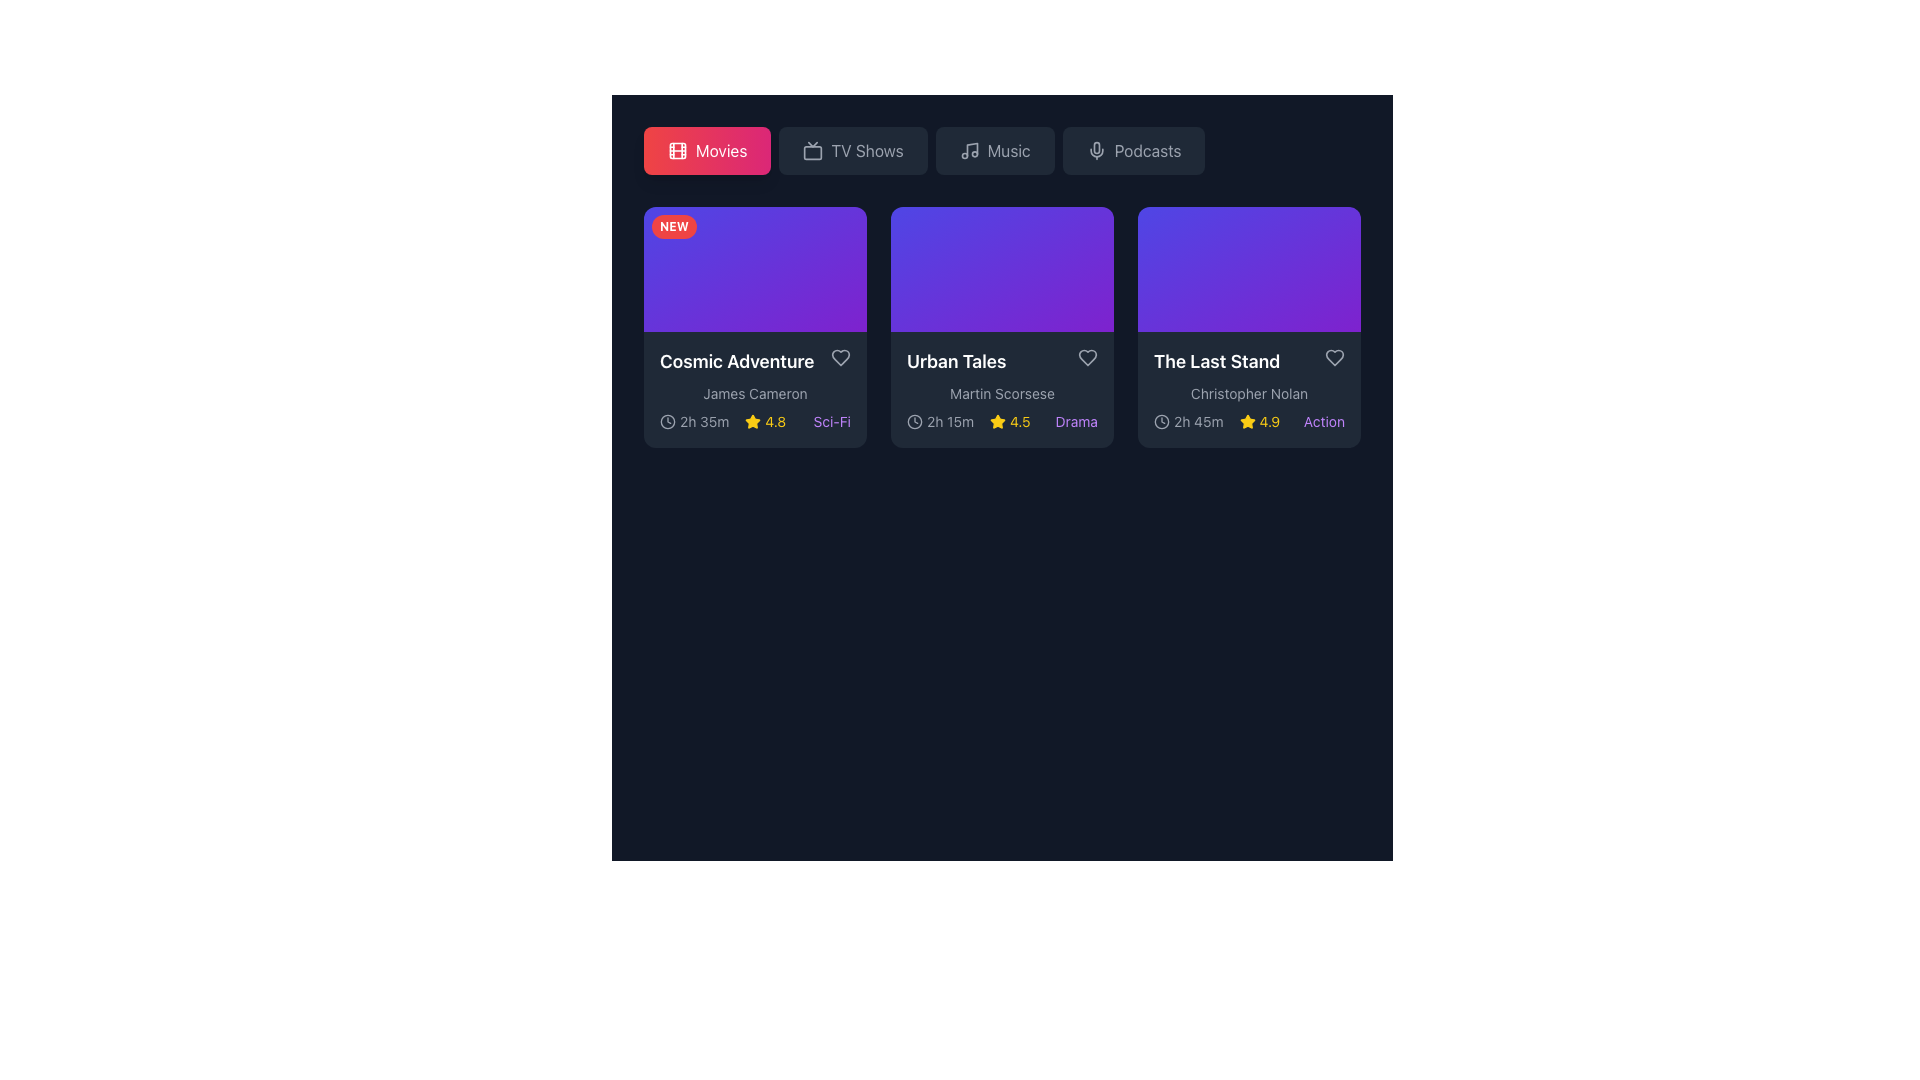 The width and height of the screenshot is (1920, 1080). I want to click on the favorite icon located in the upper-right corner of the 'Cosmic Adventure' card, so click(840, 357).